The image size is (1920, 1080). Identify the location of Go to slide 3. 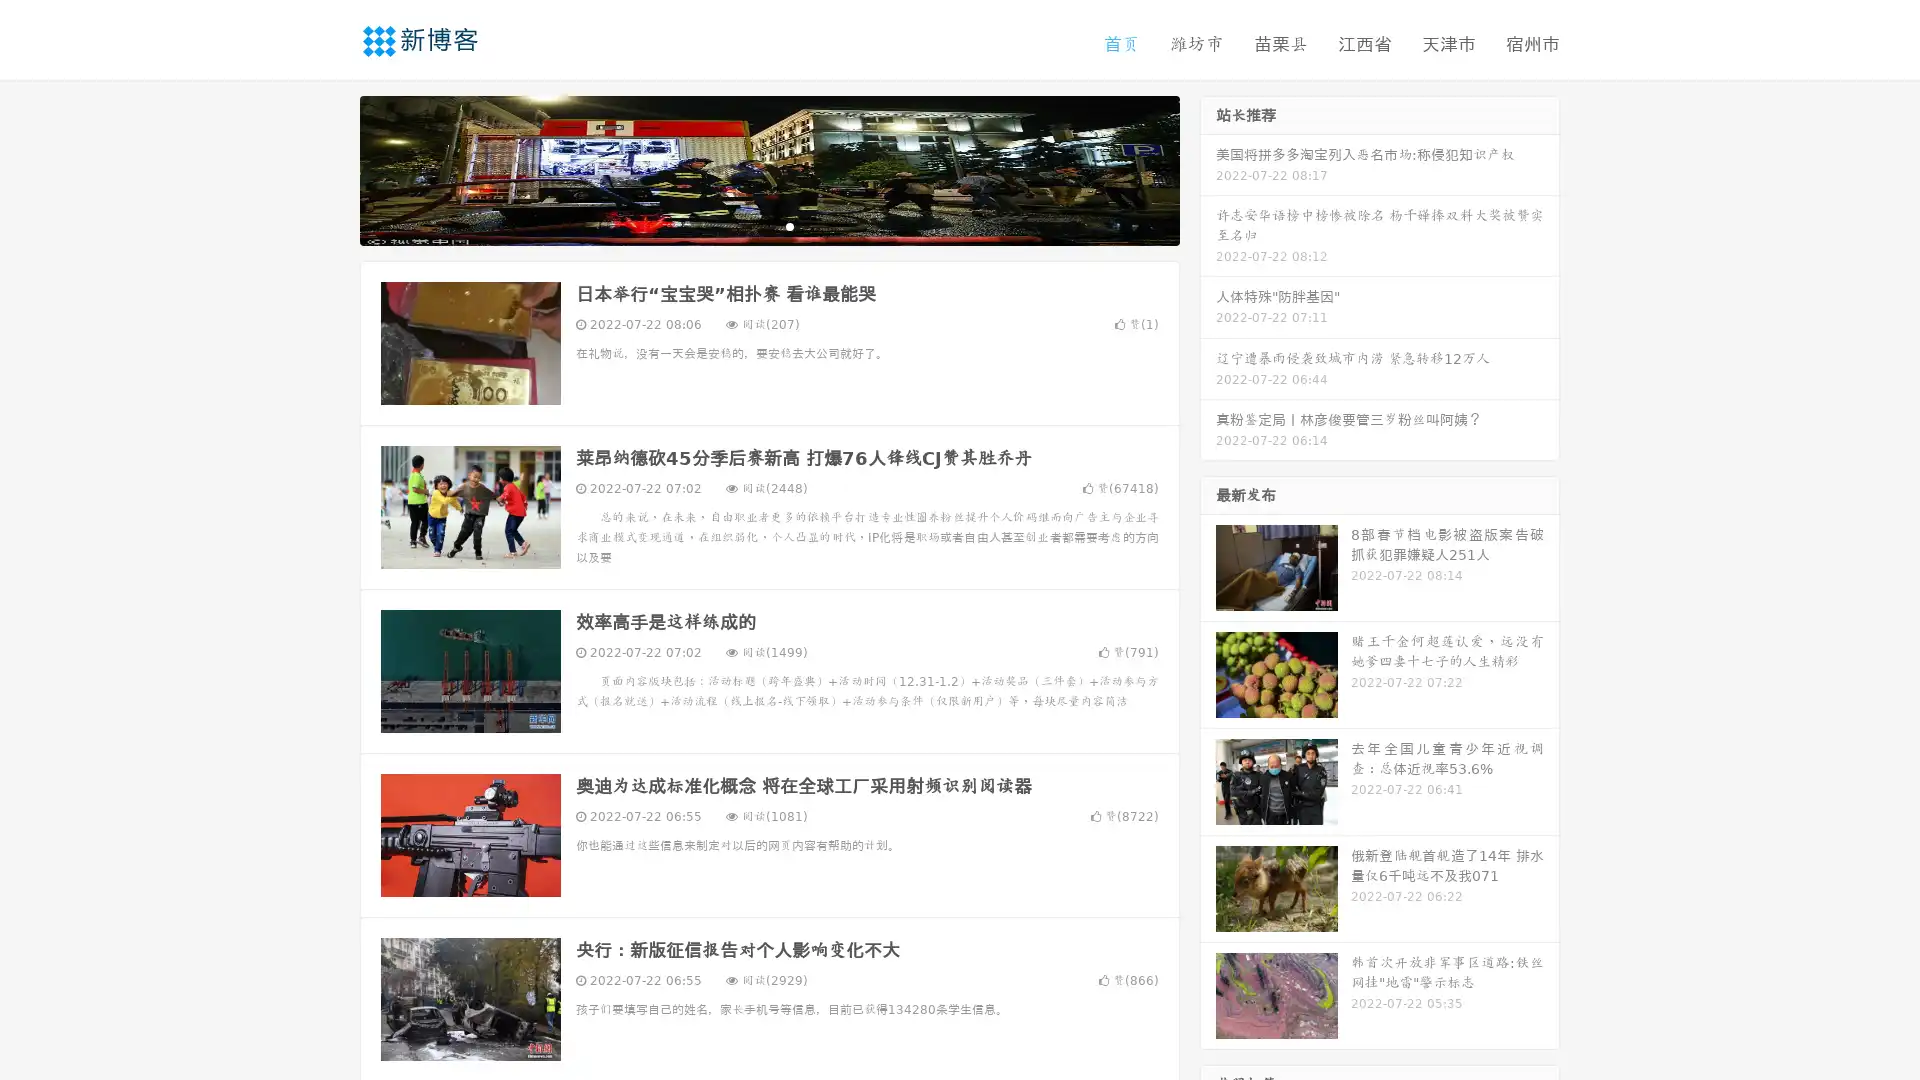
(789, 225).